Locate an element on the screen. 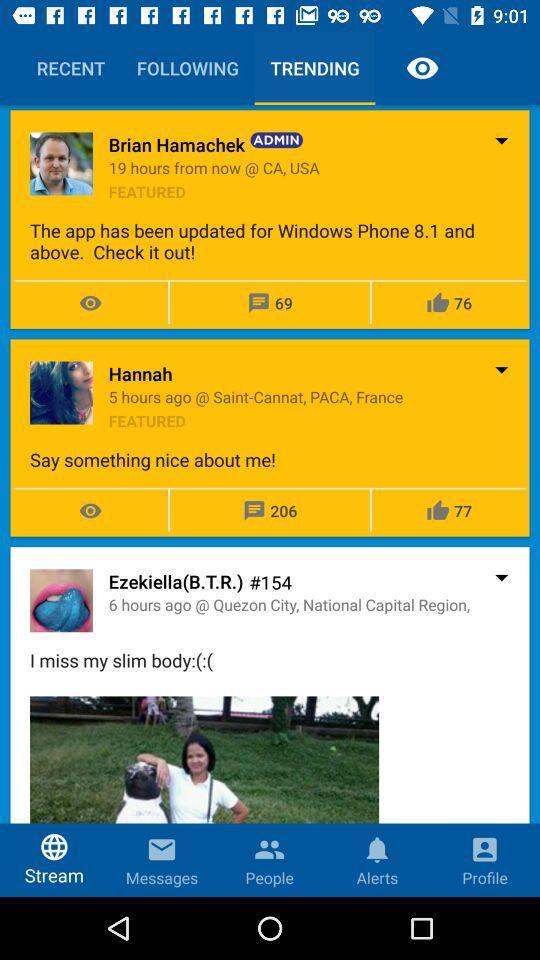  the text recent which is at the top left corner of the page is located at coordinates (70, 68).